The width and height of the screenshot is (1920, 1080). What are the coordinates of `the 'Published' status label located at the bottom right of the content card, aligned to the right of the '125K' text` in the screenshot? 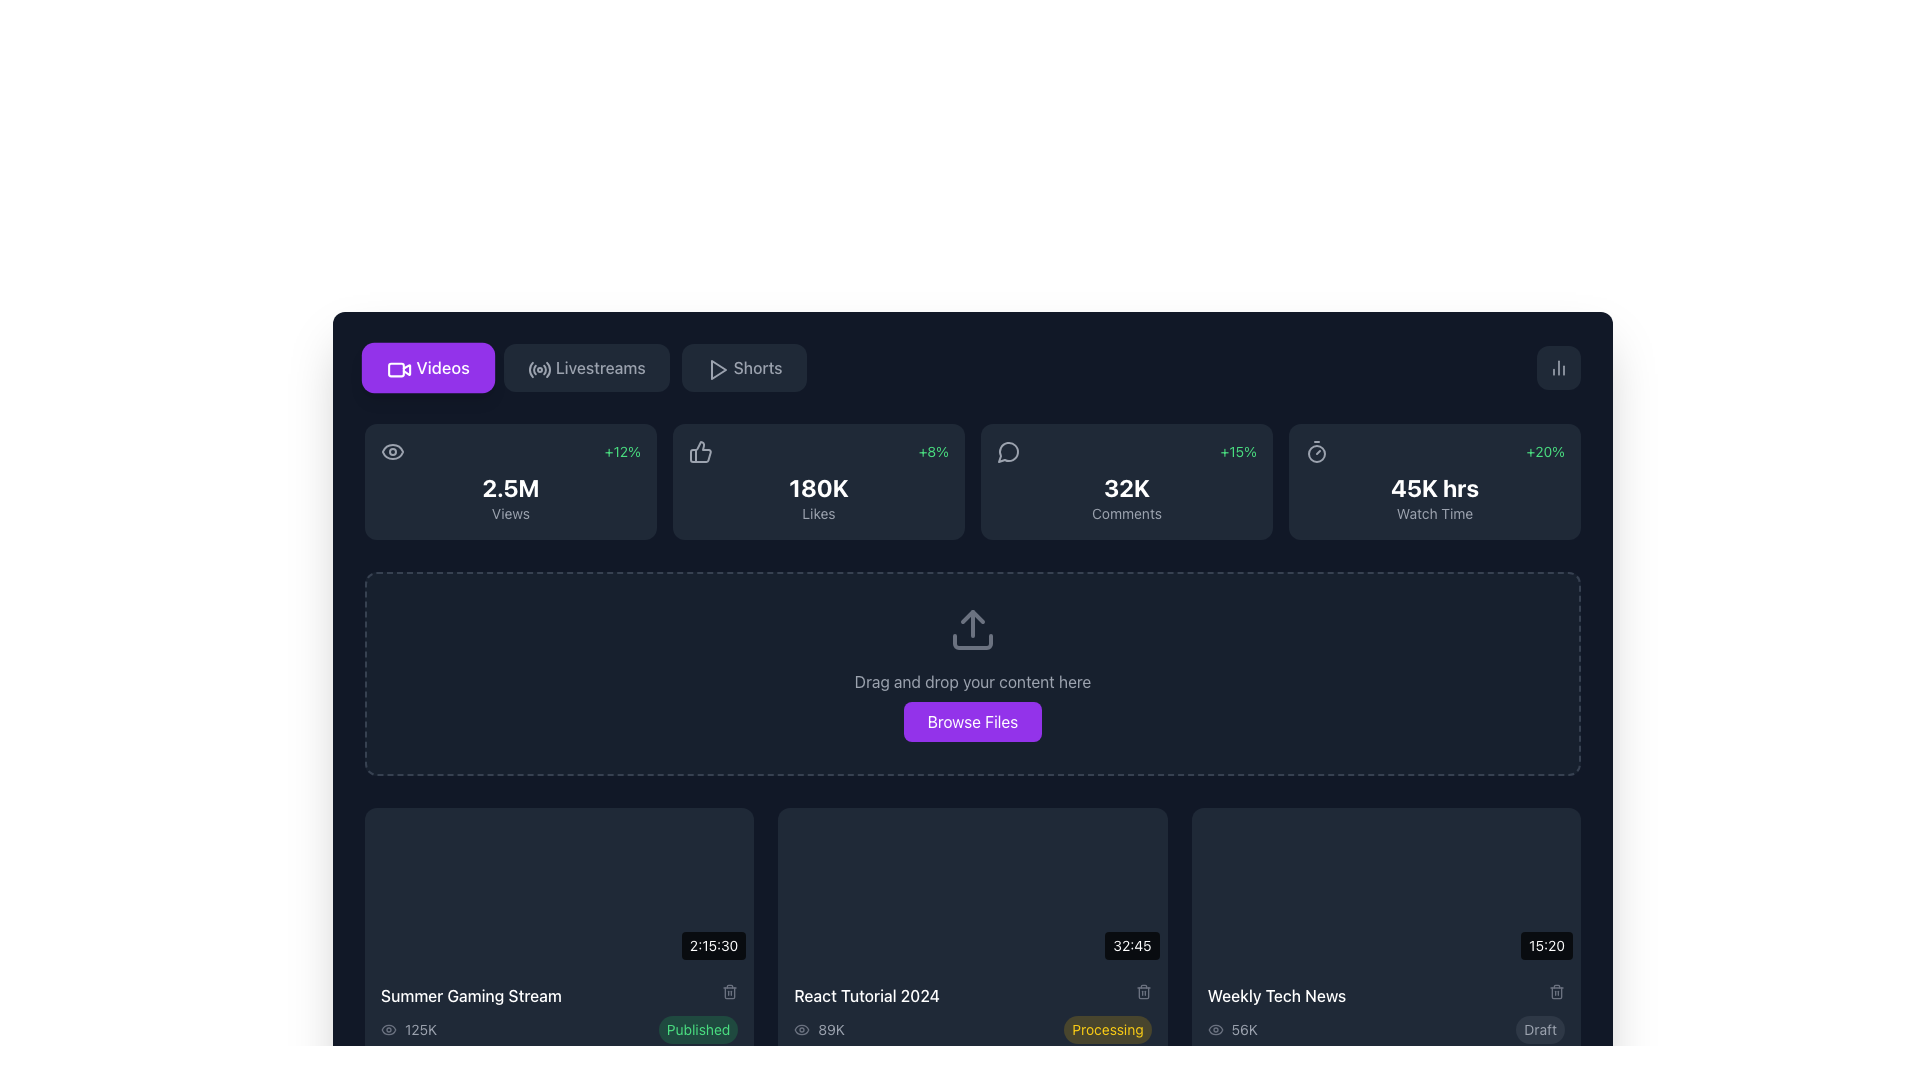 It's located at (698, 1029).